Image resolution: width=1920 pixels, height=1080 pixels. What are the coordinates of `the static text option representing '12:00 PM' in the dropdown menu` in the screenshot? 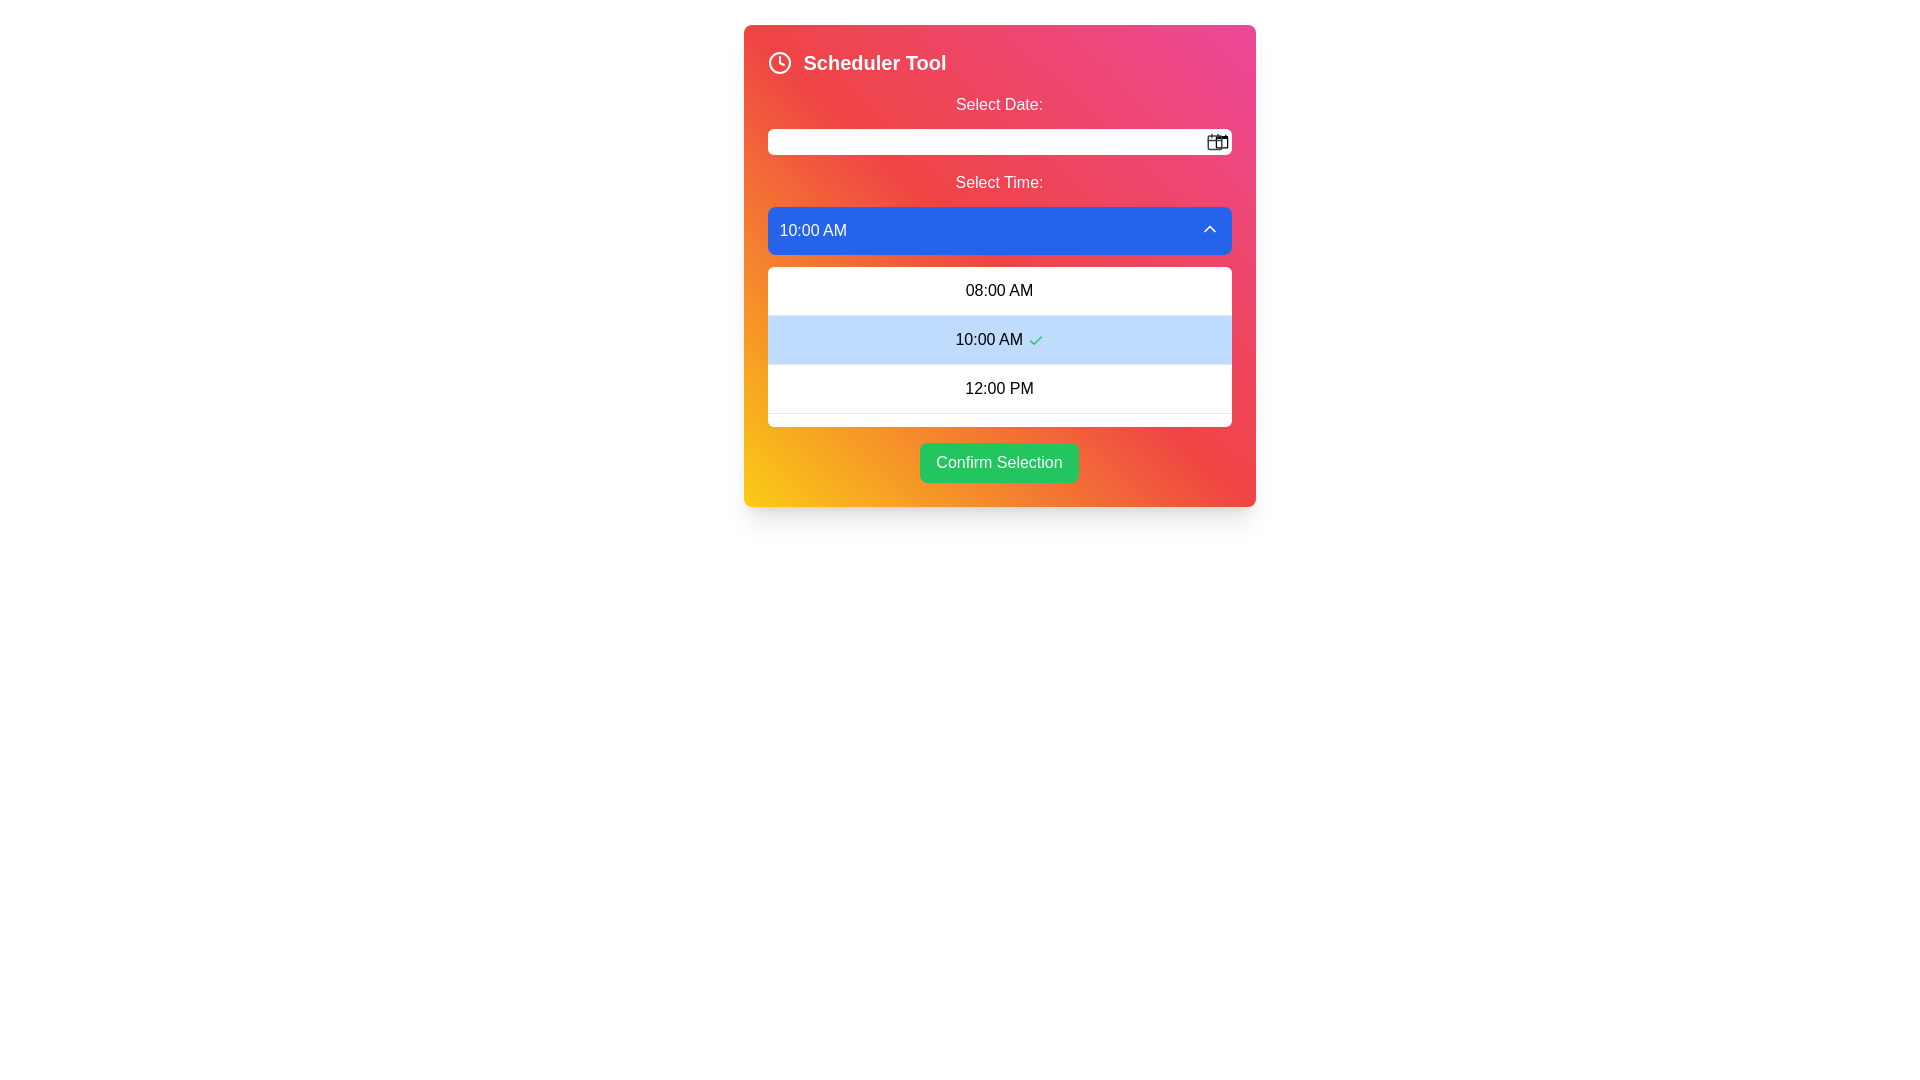 It's located at (999, 388).